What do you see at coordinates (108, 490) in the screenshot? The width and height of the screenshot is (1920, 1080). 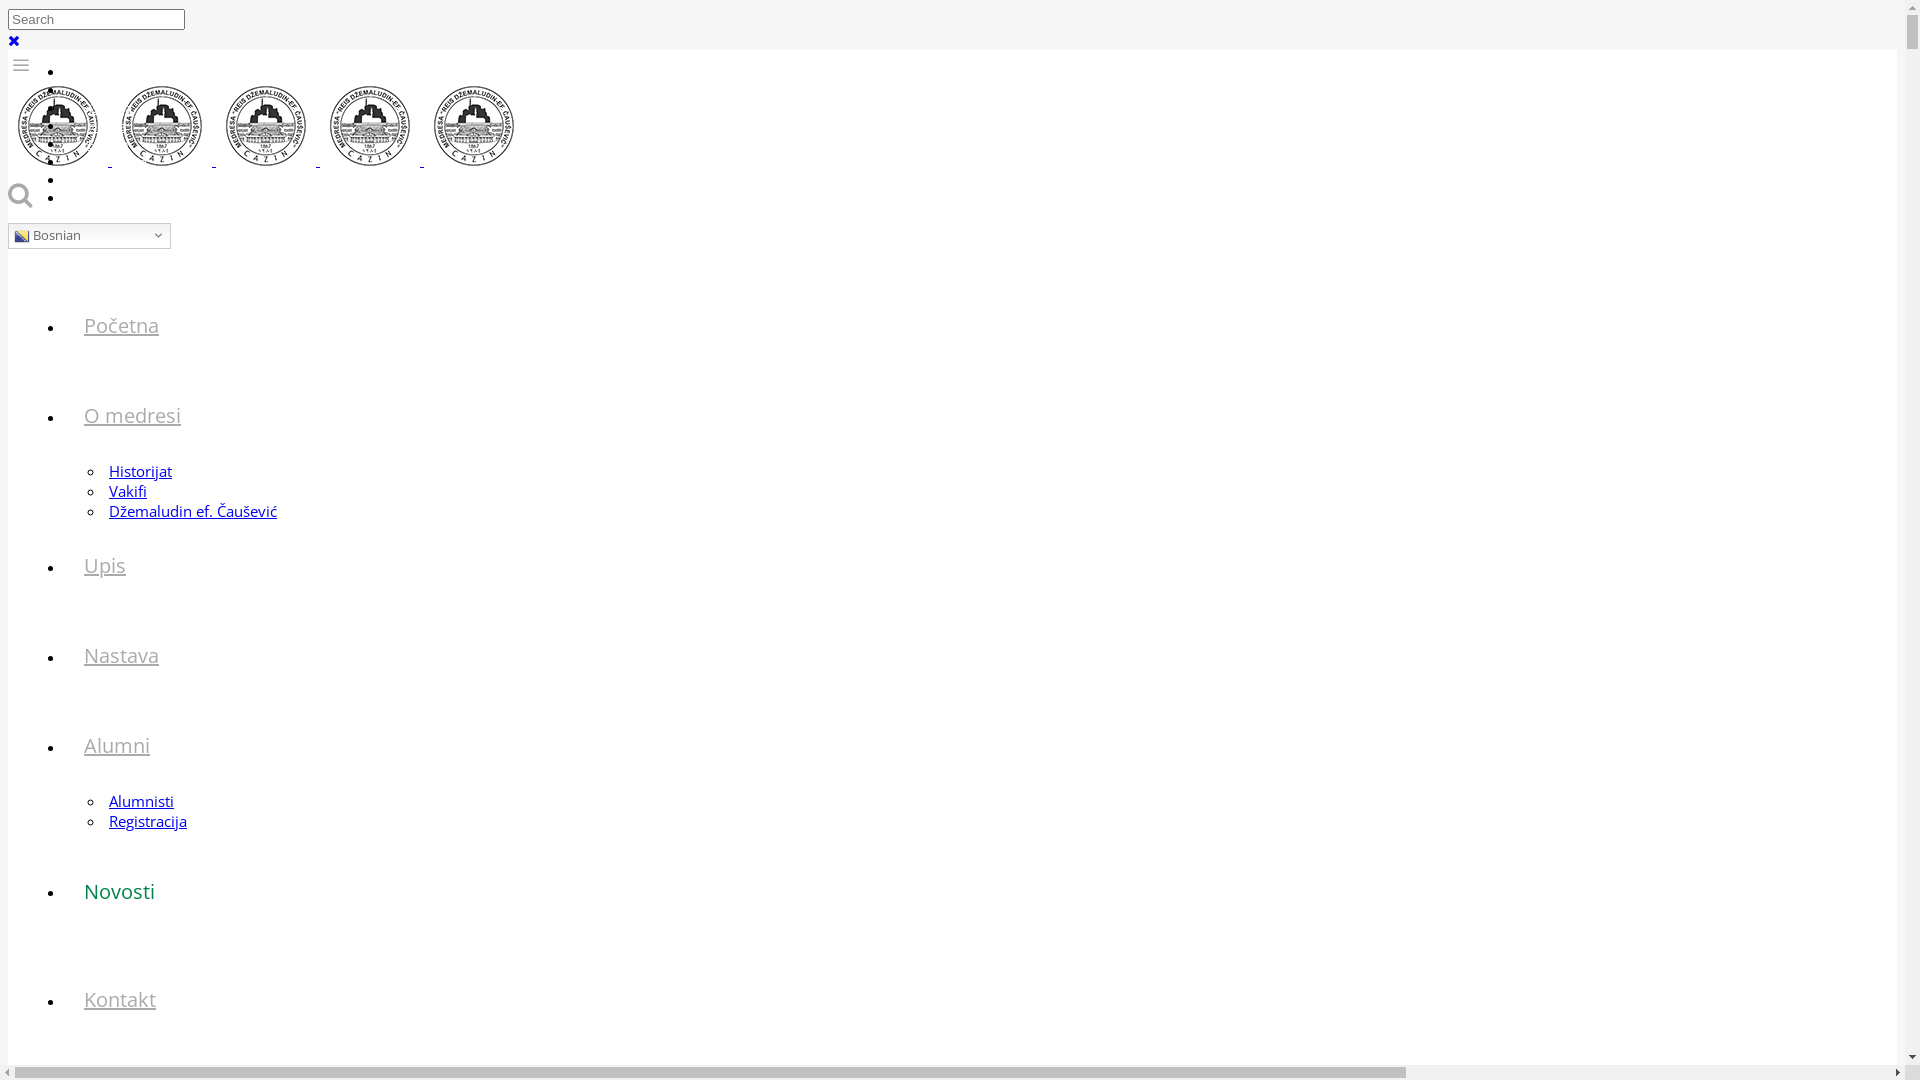 I see `'Vakifi'` at bounding box center [108, 490].